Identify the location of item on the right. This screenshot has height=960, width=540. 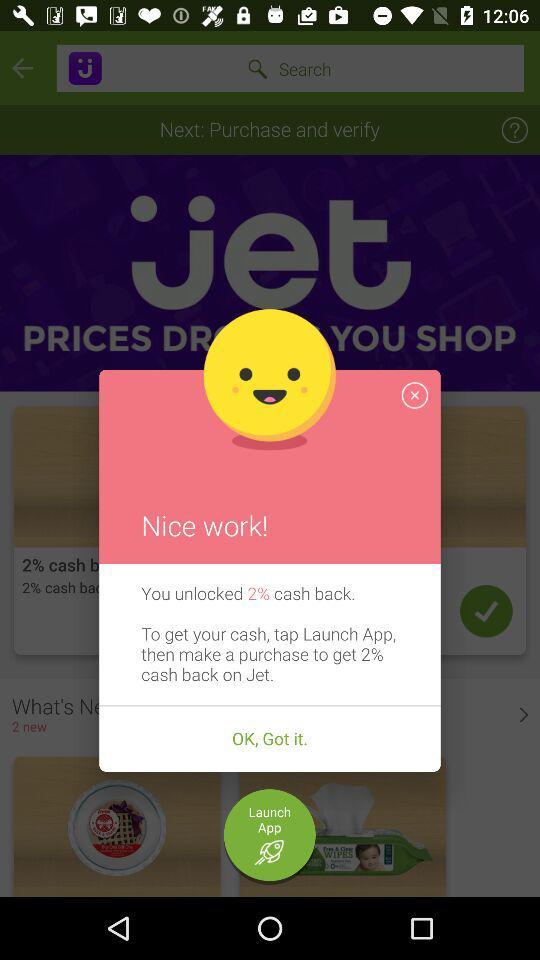
(413, 394).